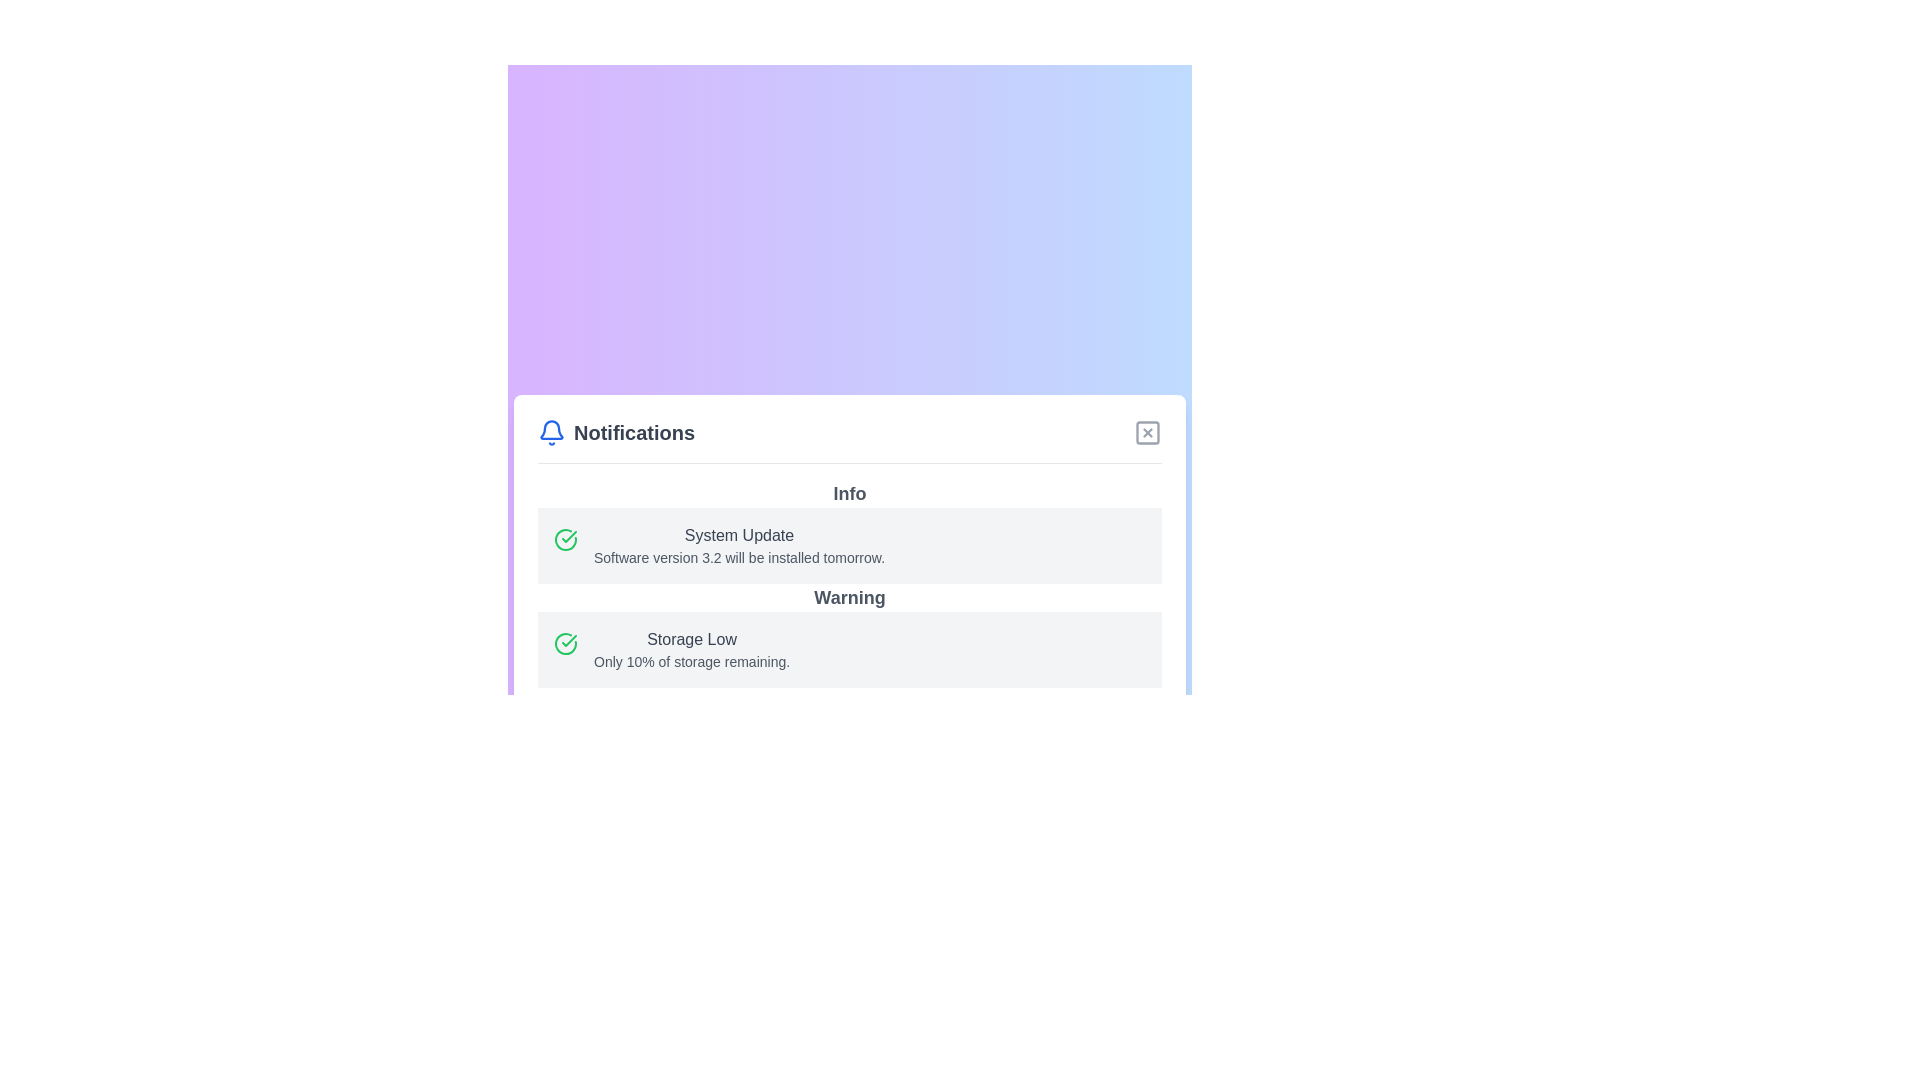 The image size is (1920, 1080). Describe the element at coordinates (1147, 431) in the screenshot. I see `the small square button with a gray border and centered 'X' symbol located at the top-right corner of the 'Notifications' panel` at that location.